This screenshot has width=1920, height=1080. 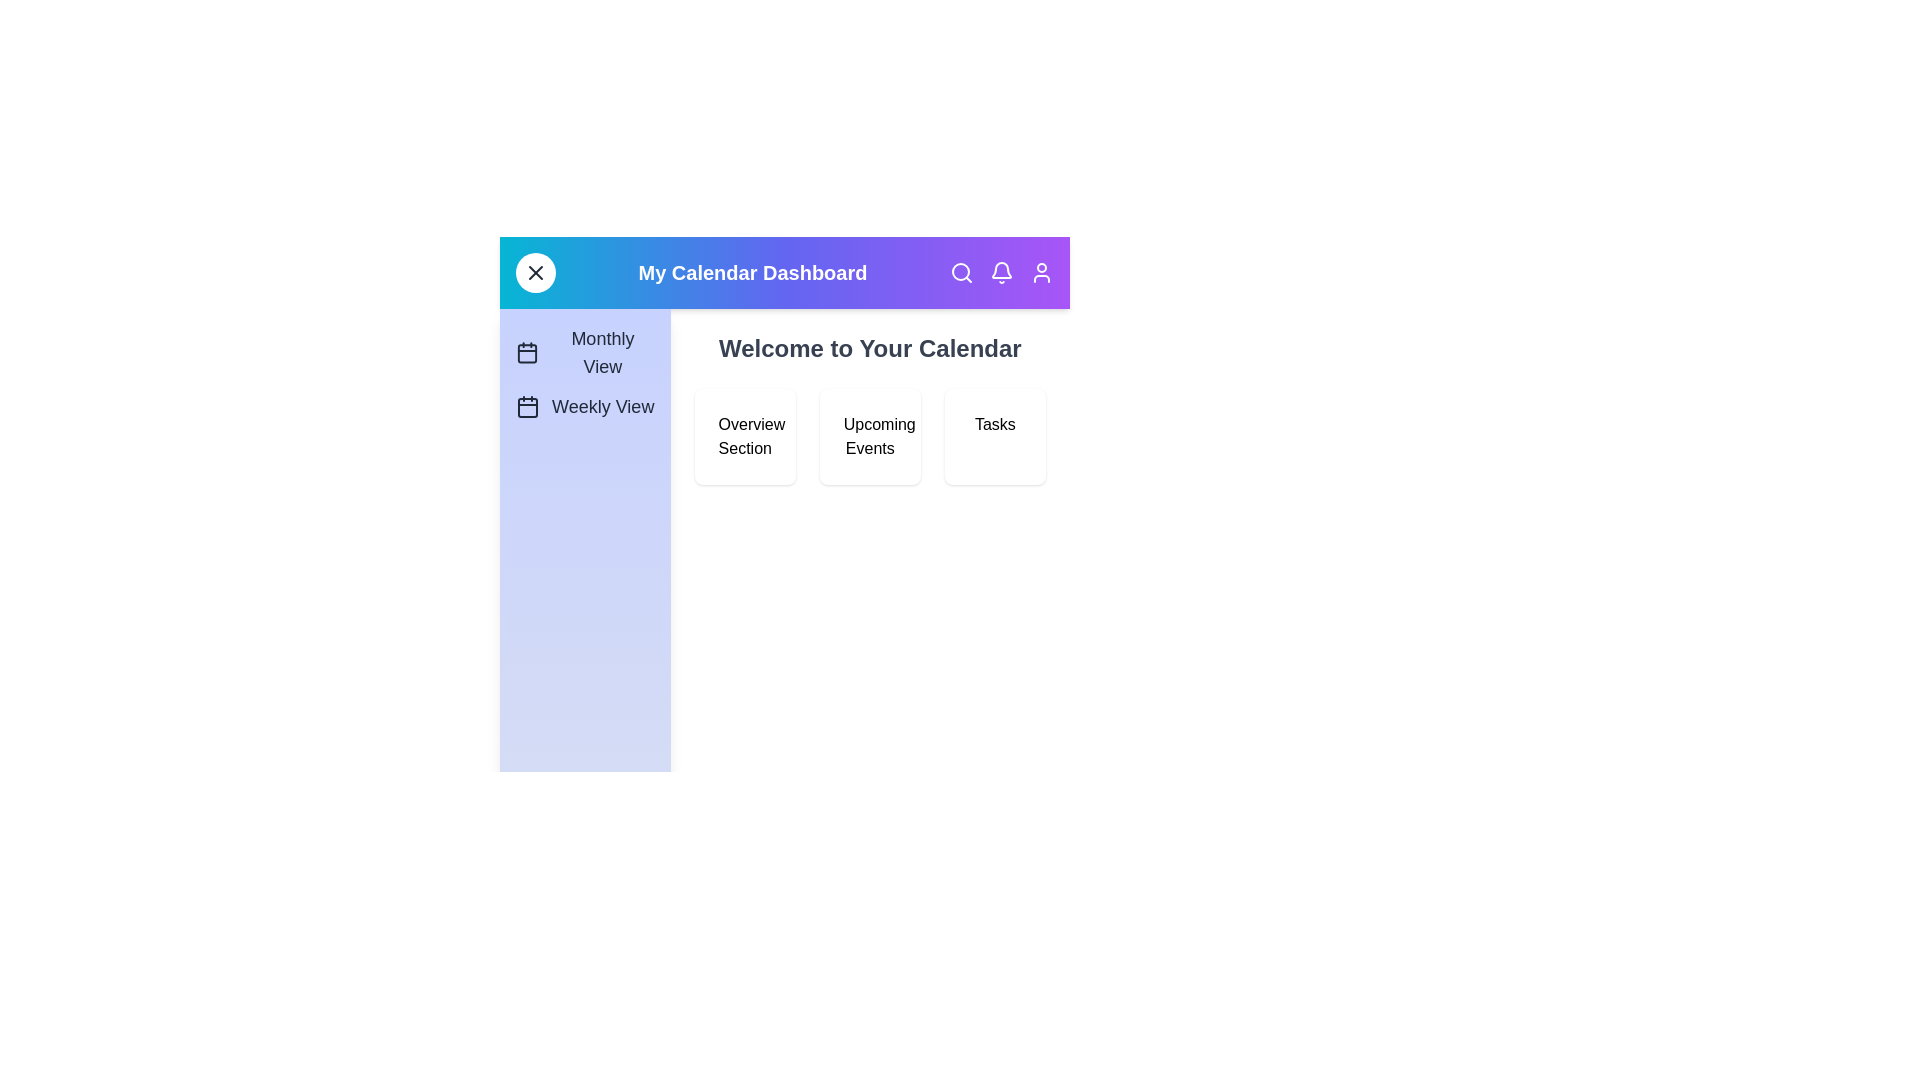 I want to click on the 'Tasks' card, which is the third card in a row of three, so click(x=995, y=435).